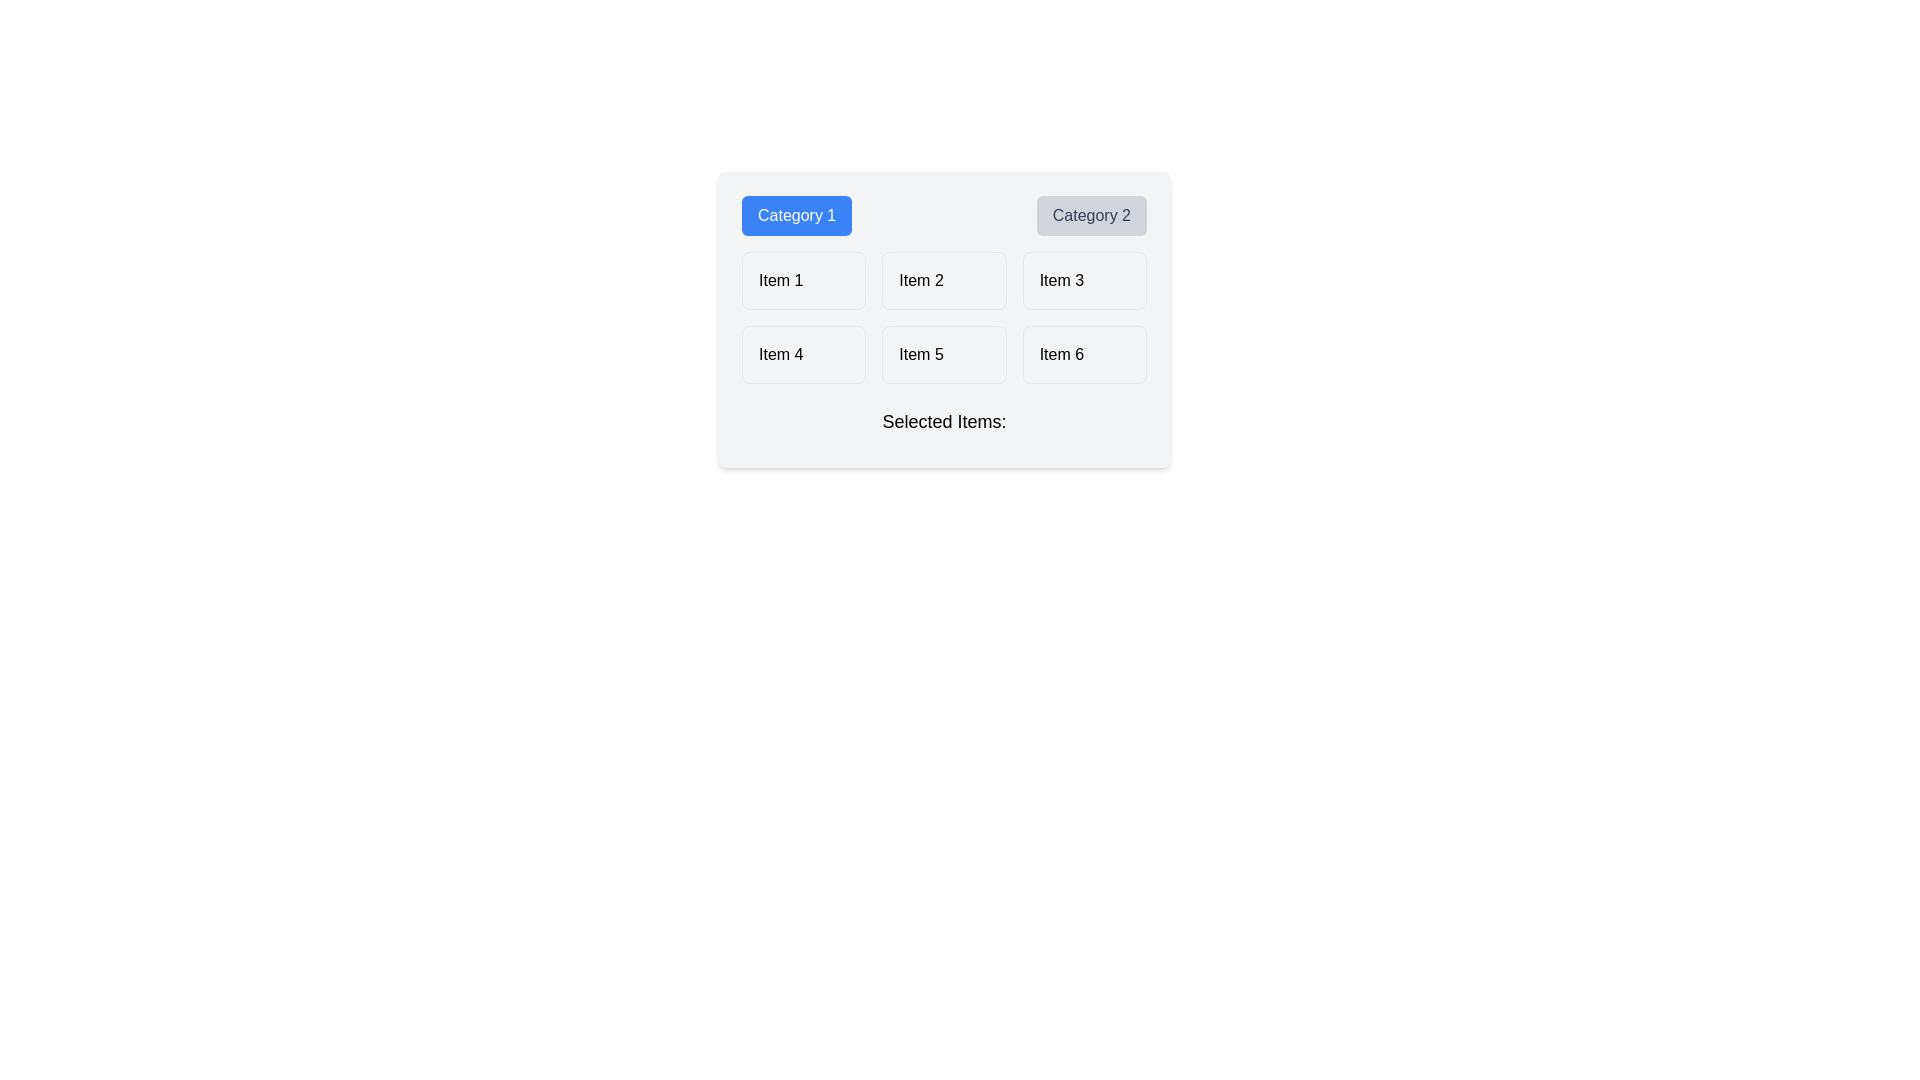 The image size is (1920, 1080). Describe the element at coordinates (796, 216) in the screenshot. I see `the 'Category 1' button, which is a blue rectangular button with white text` at that location.